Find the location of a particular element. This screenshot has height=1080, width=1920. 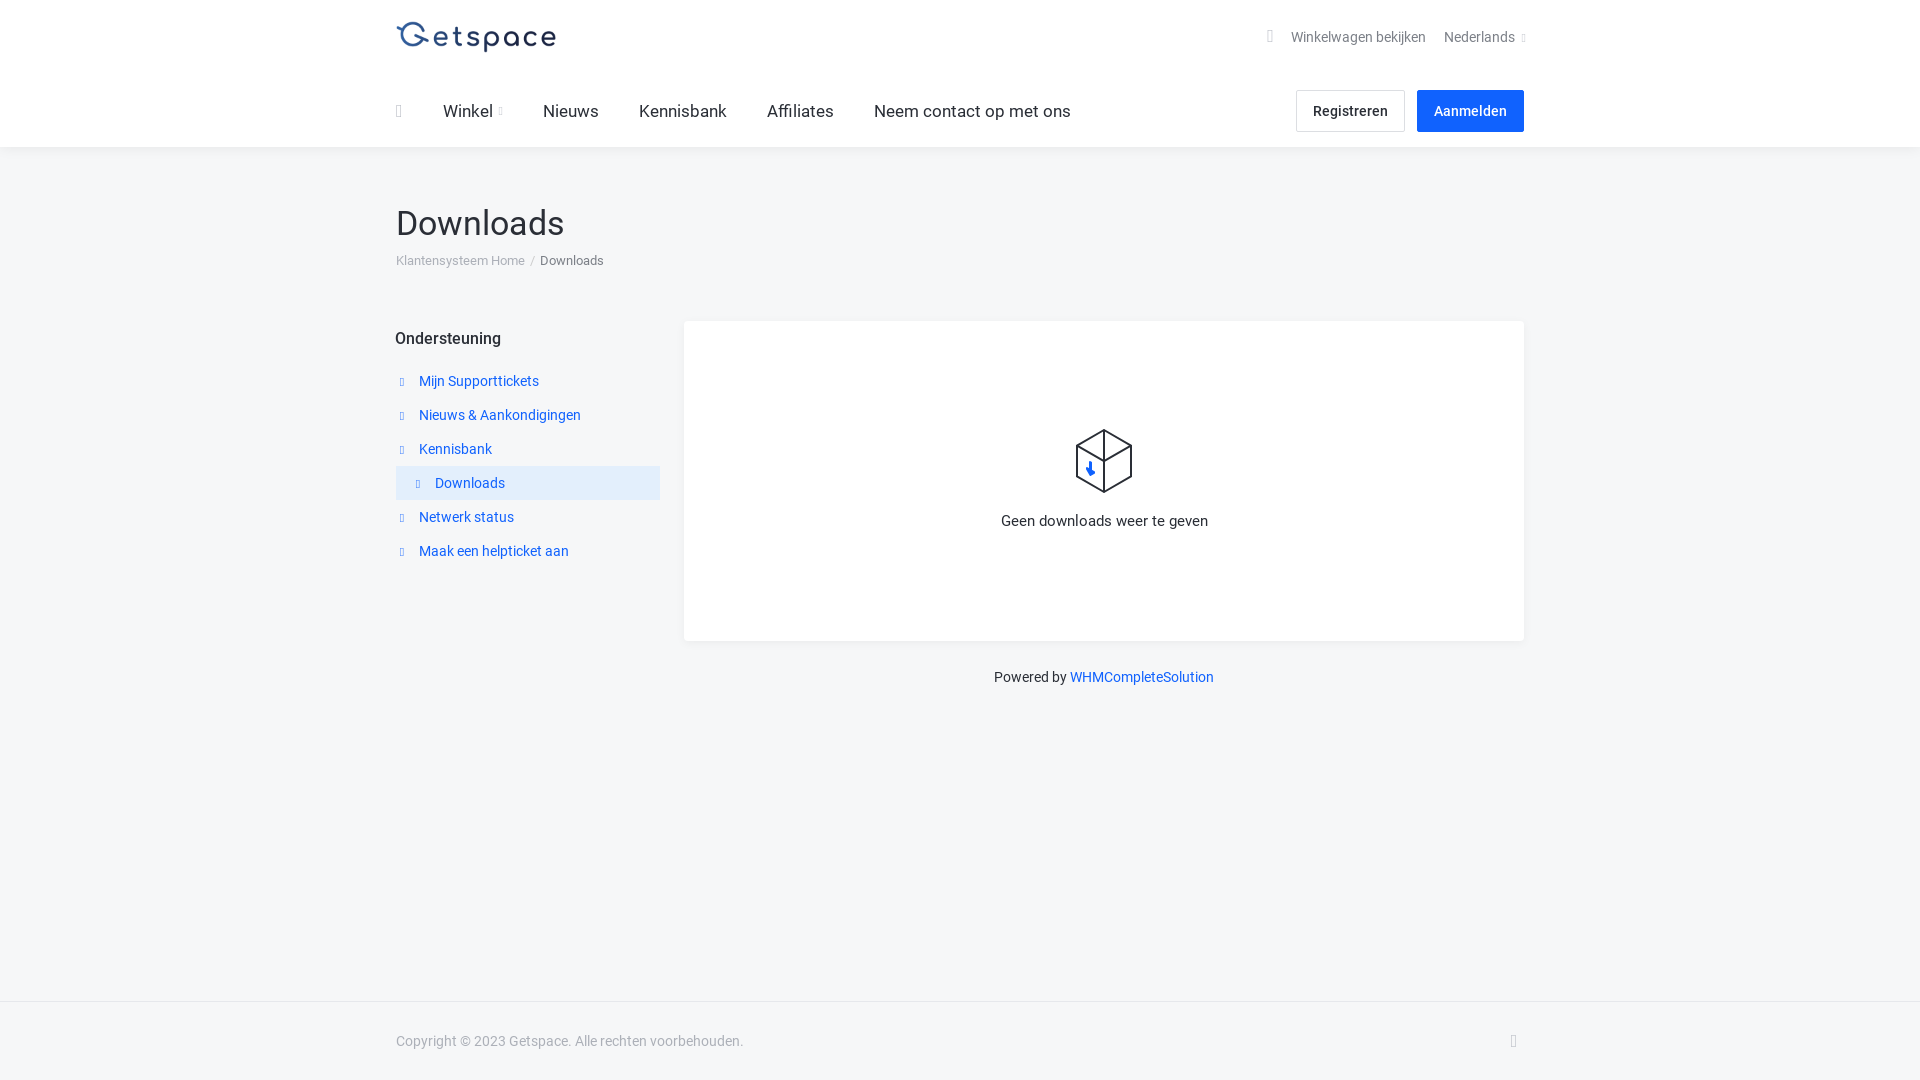

'Mijn Supporttickets' is located at coordinates (395, 381).